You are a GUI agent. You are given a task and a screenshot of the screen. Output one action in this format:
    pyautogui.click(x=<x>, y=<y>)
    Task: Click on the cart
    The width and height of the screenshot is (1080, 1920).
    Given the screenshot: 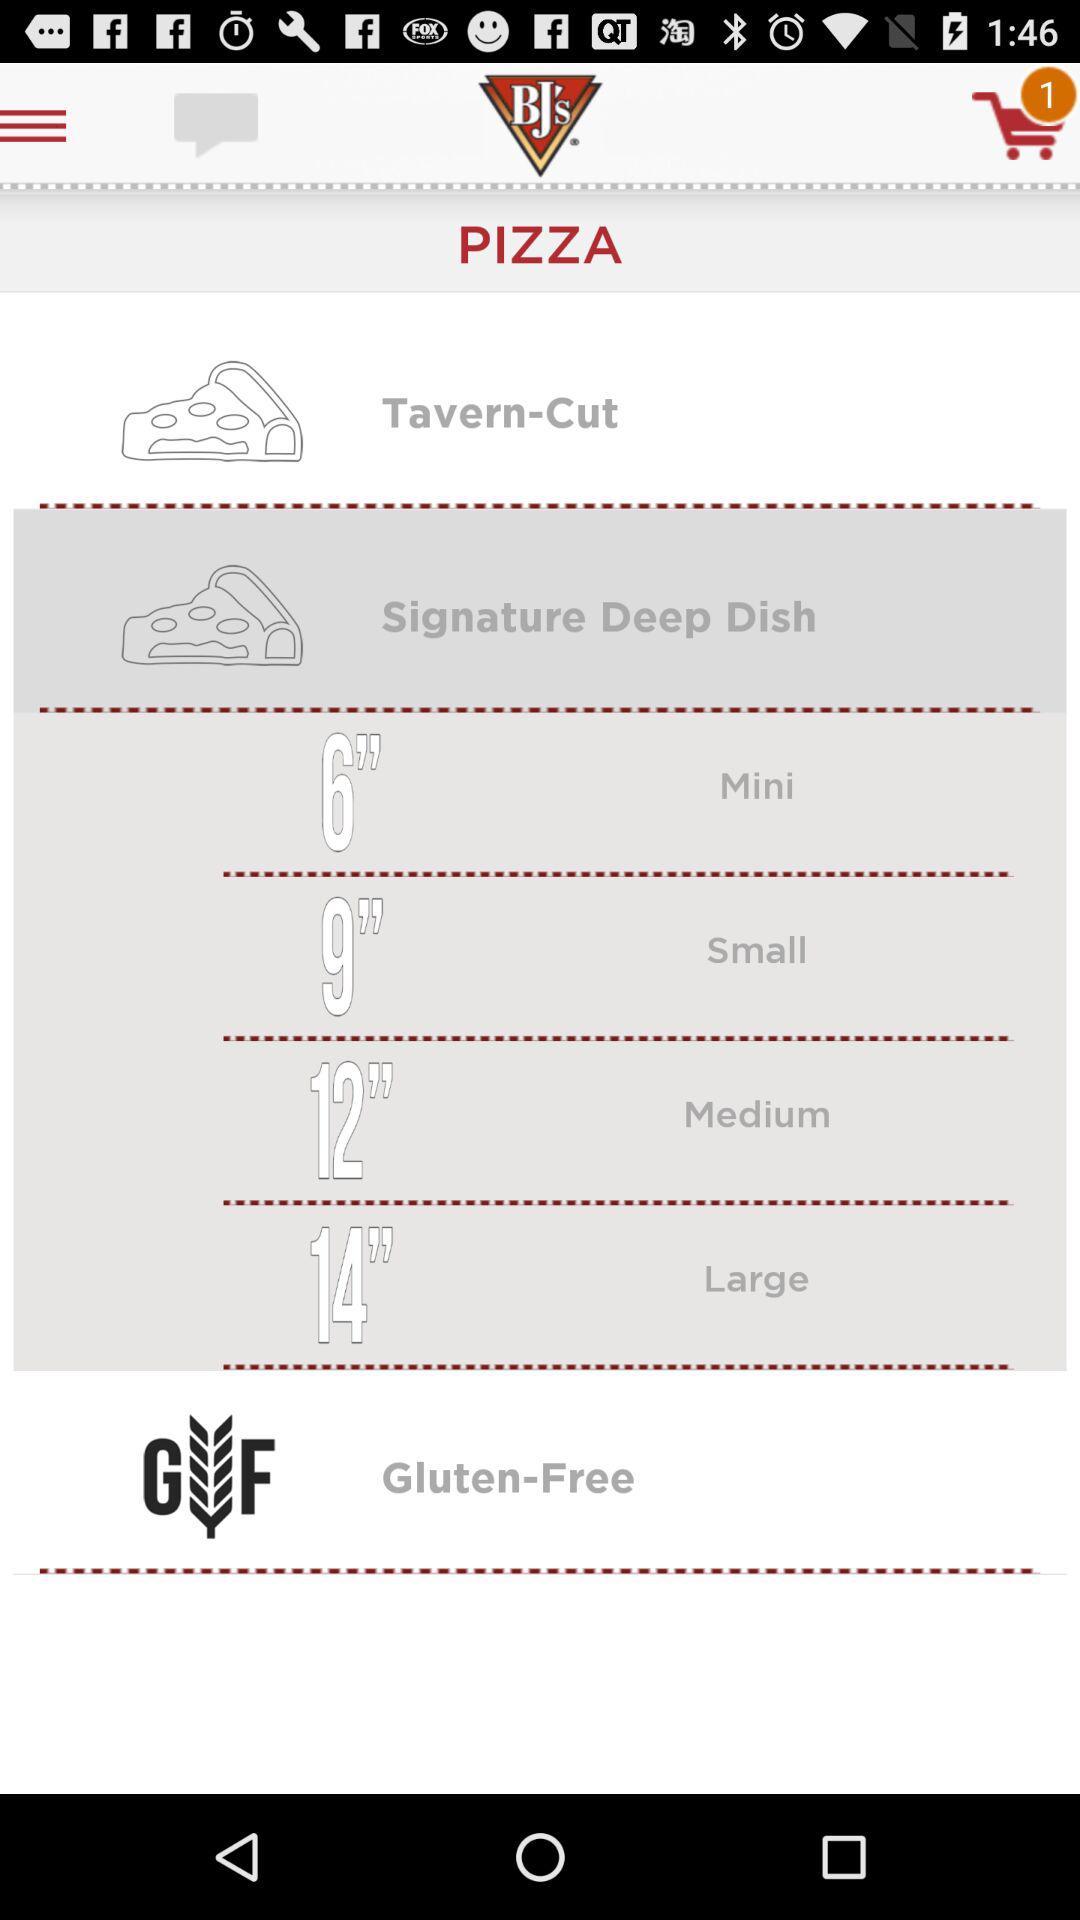 What is the action you would take?
    pyautogui.click(x=1019, y=124)
    